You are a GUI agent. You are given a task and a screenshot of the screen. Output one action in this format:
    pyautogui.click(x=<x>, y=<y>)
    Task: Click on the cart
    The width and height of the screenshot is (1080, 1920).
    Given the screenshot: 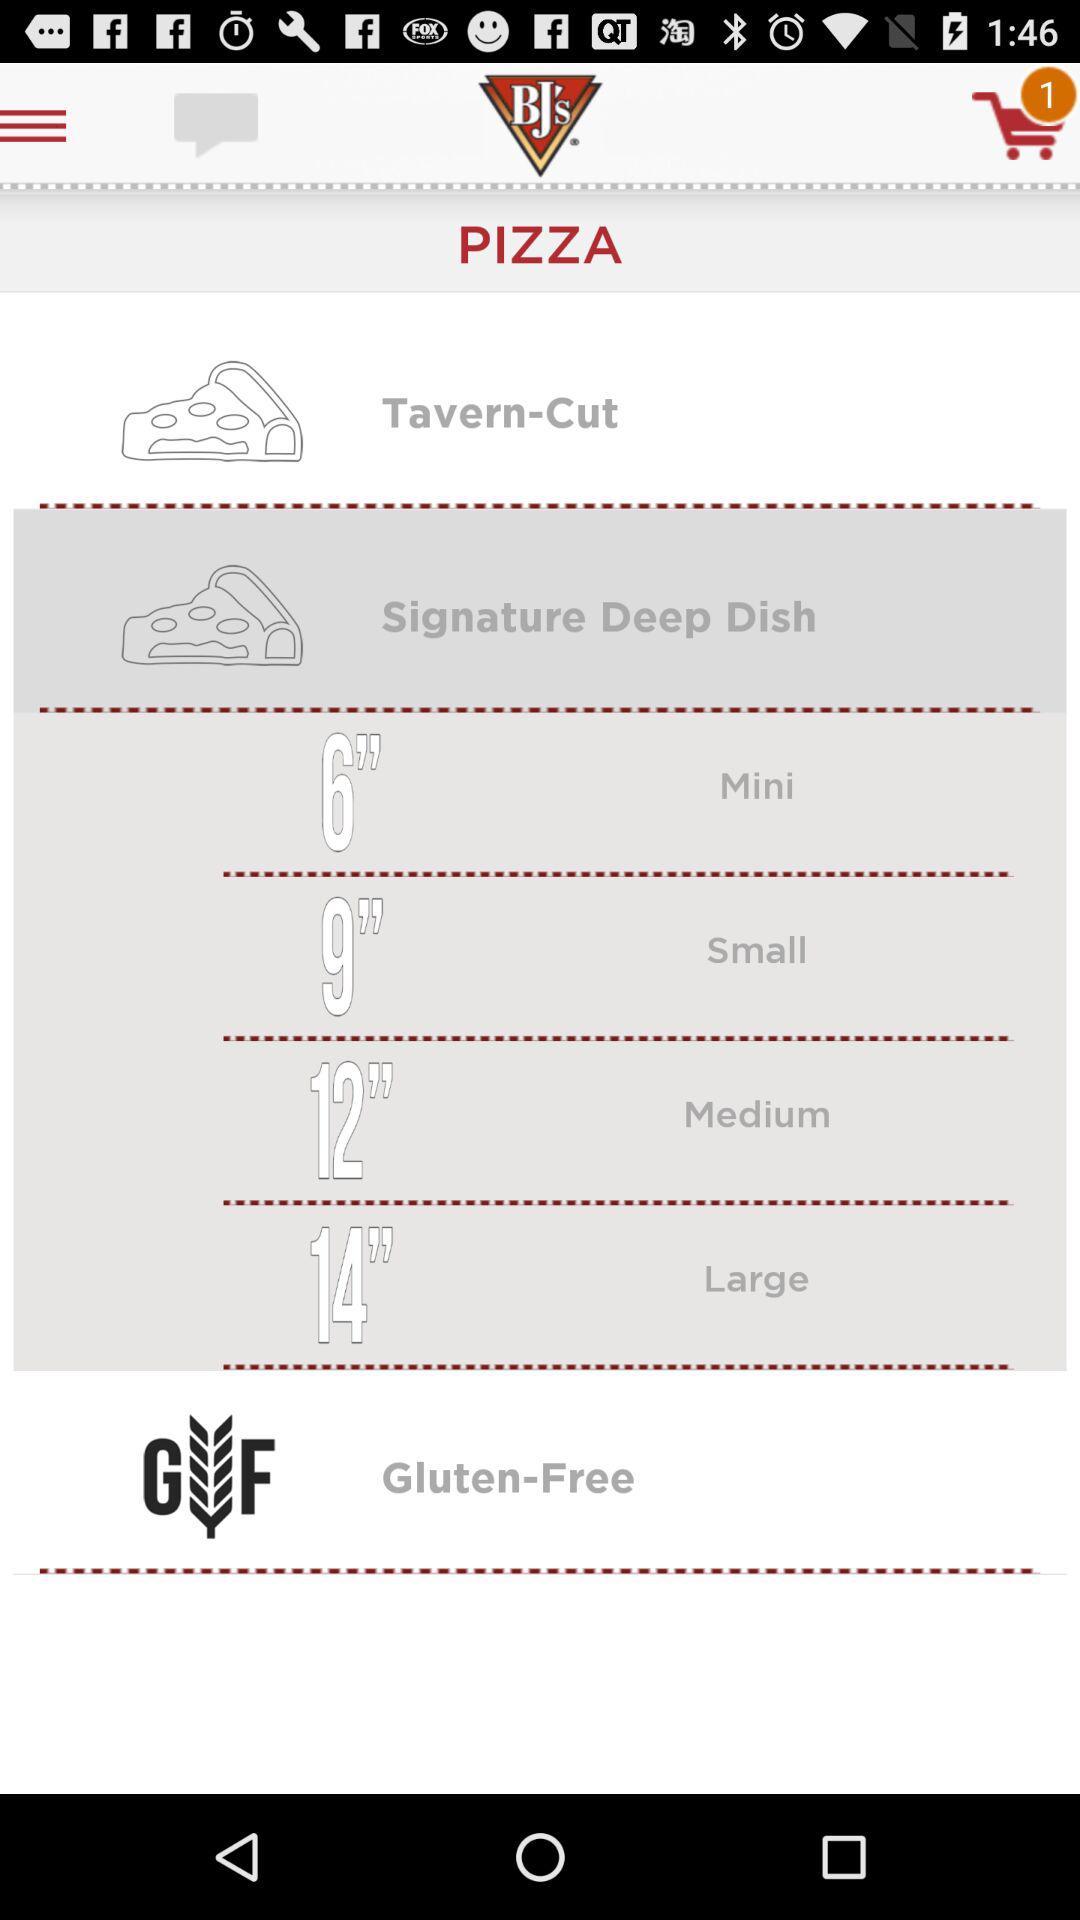 What is the action you would take?
    pyautogui.click(x=1019, y=124)
    